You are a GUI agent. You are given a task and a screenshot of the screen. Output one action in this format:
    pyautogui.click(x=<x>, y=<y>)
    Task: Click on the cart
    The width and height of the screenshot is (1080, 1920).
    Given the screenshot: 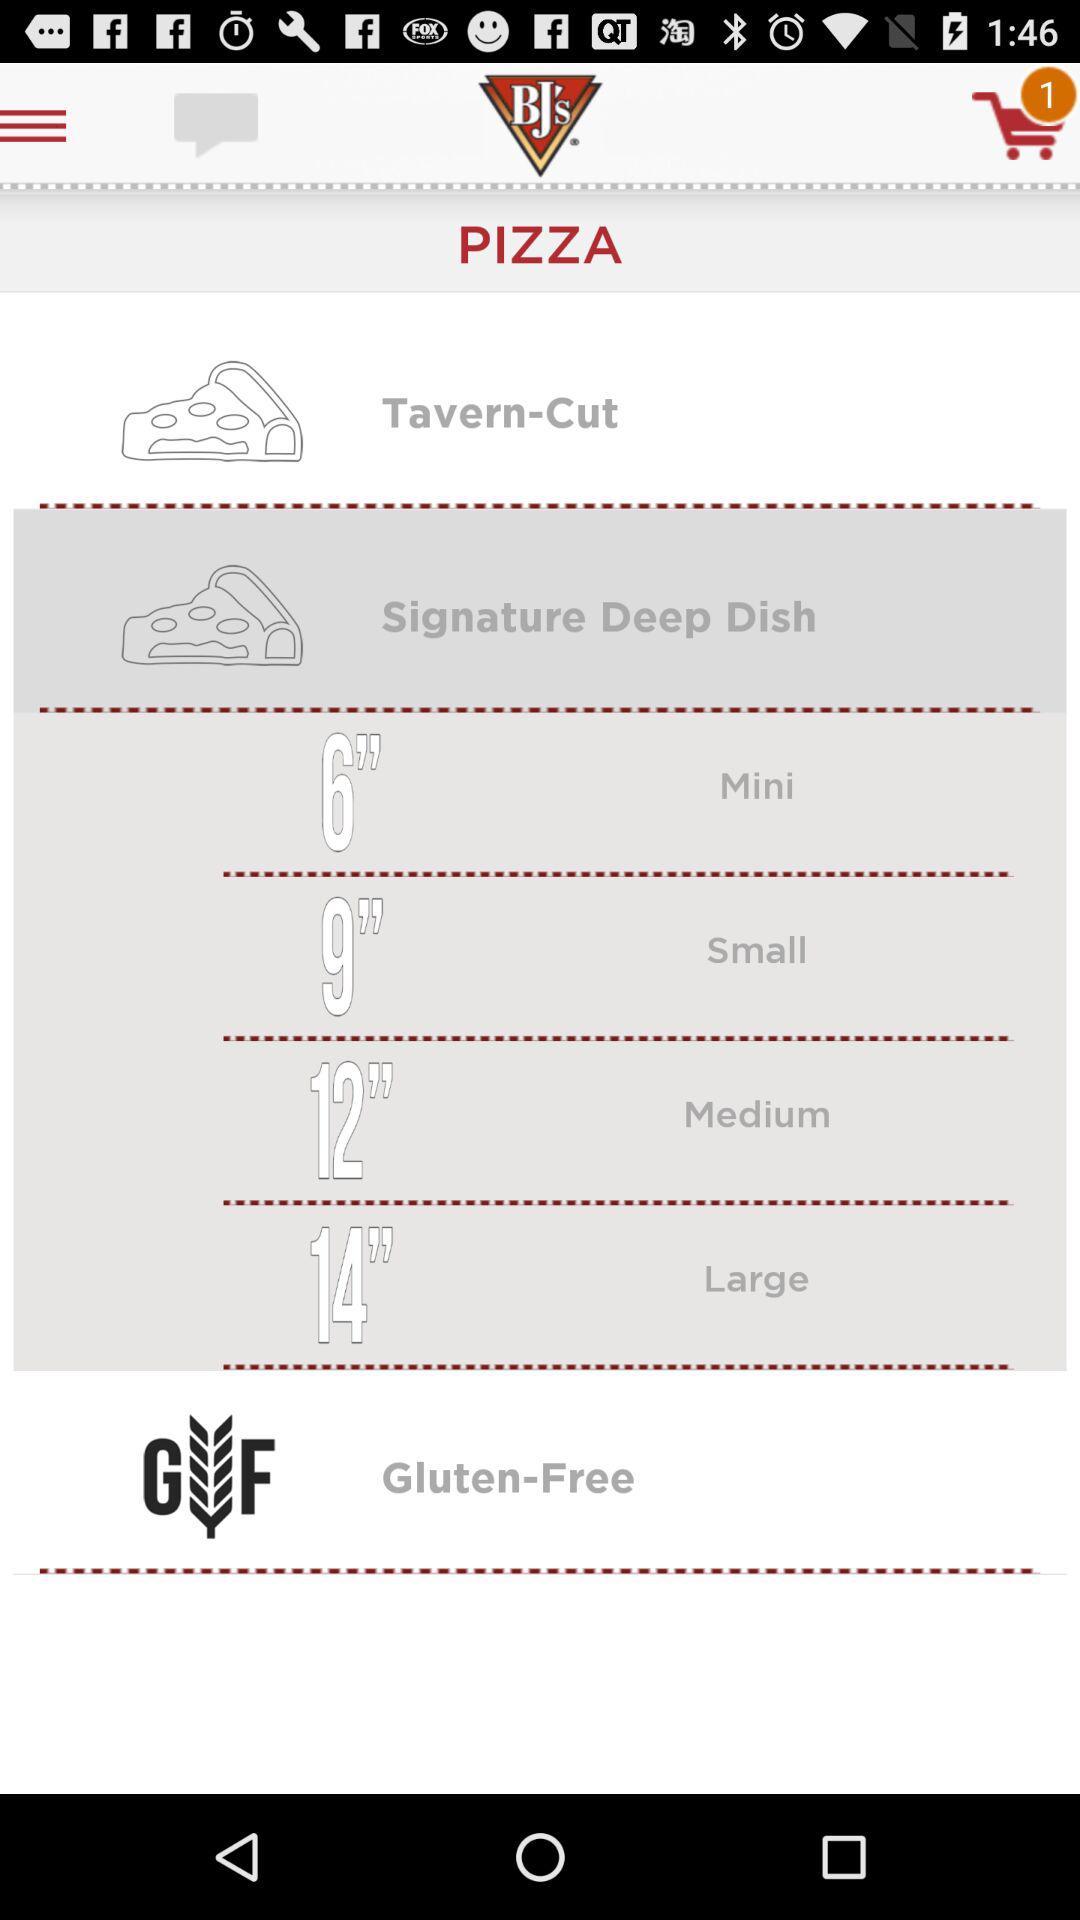 What is the action you would take?
    pyautogui.click(x=1019, y=124)
    